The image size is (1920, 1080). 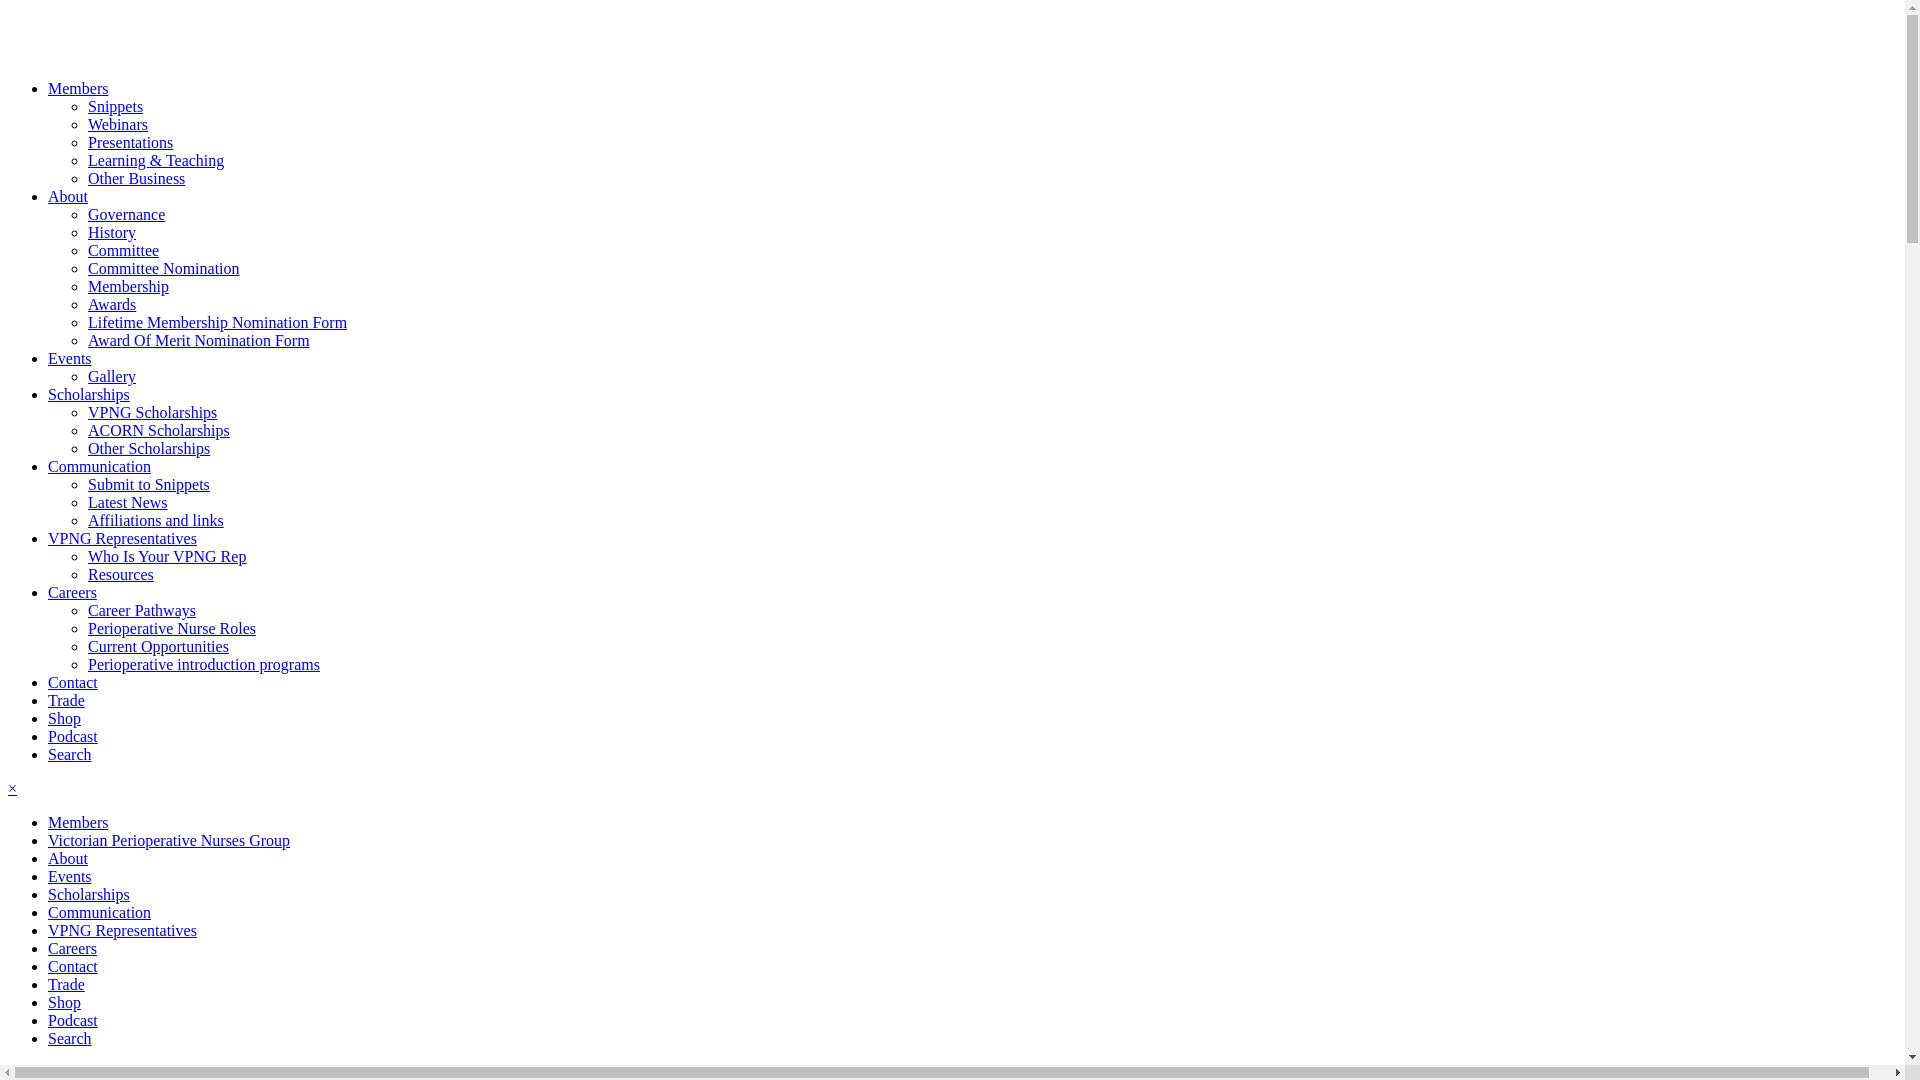 I want to click on 'Shop', so click(x=64, y=717).